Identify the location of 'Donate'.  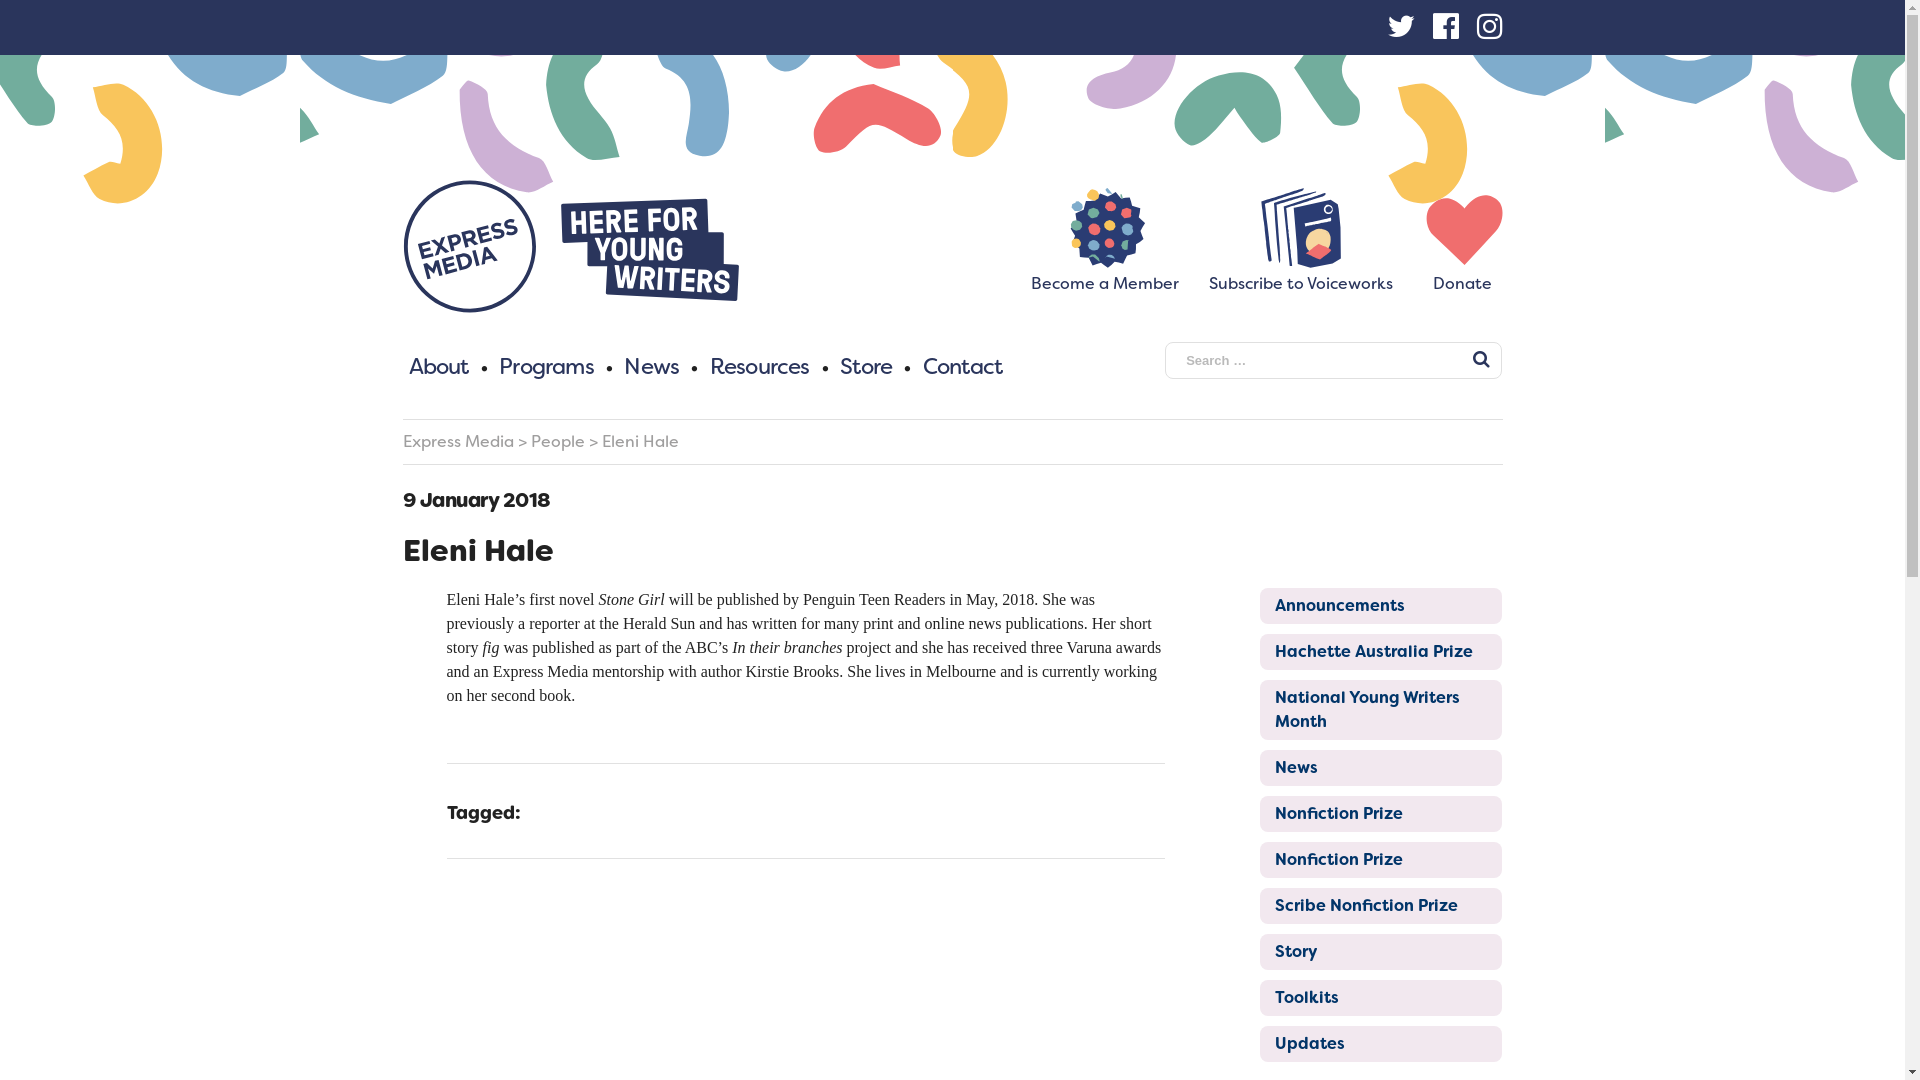
(1462, 275).